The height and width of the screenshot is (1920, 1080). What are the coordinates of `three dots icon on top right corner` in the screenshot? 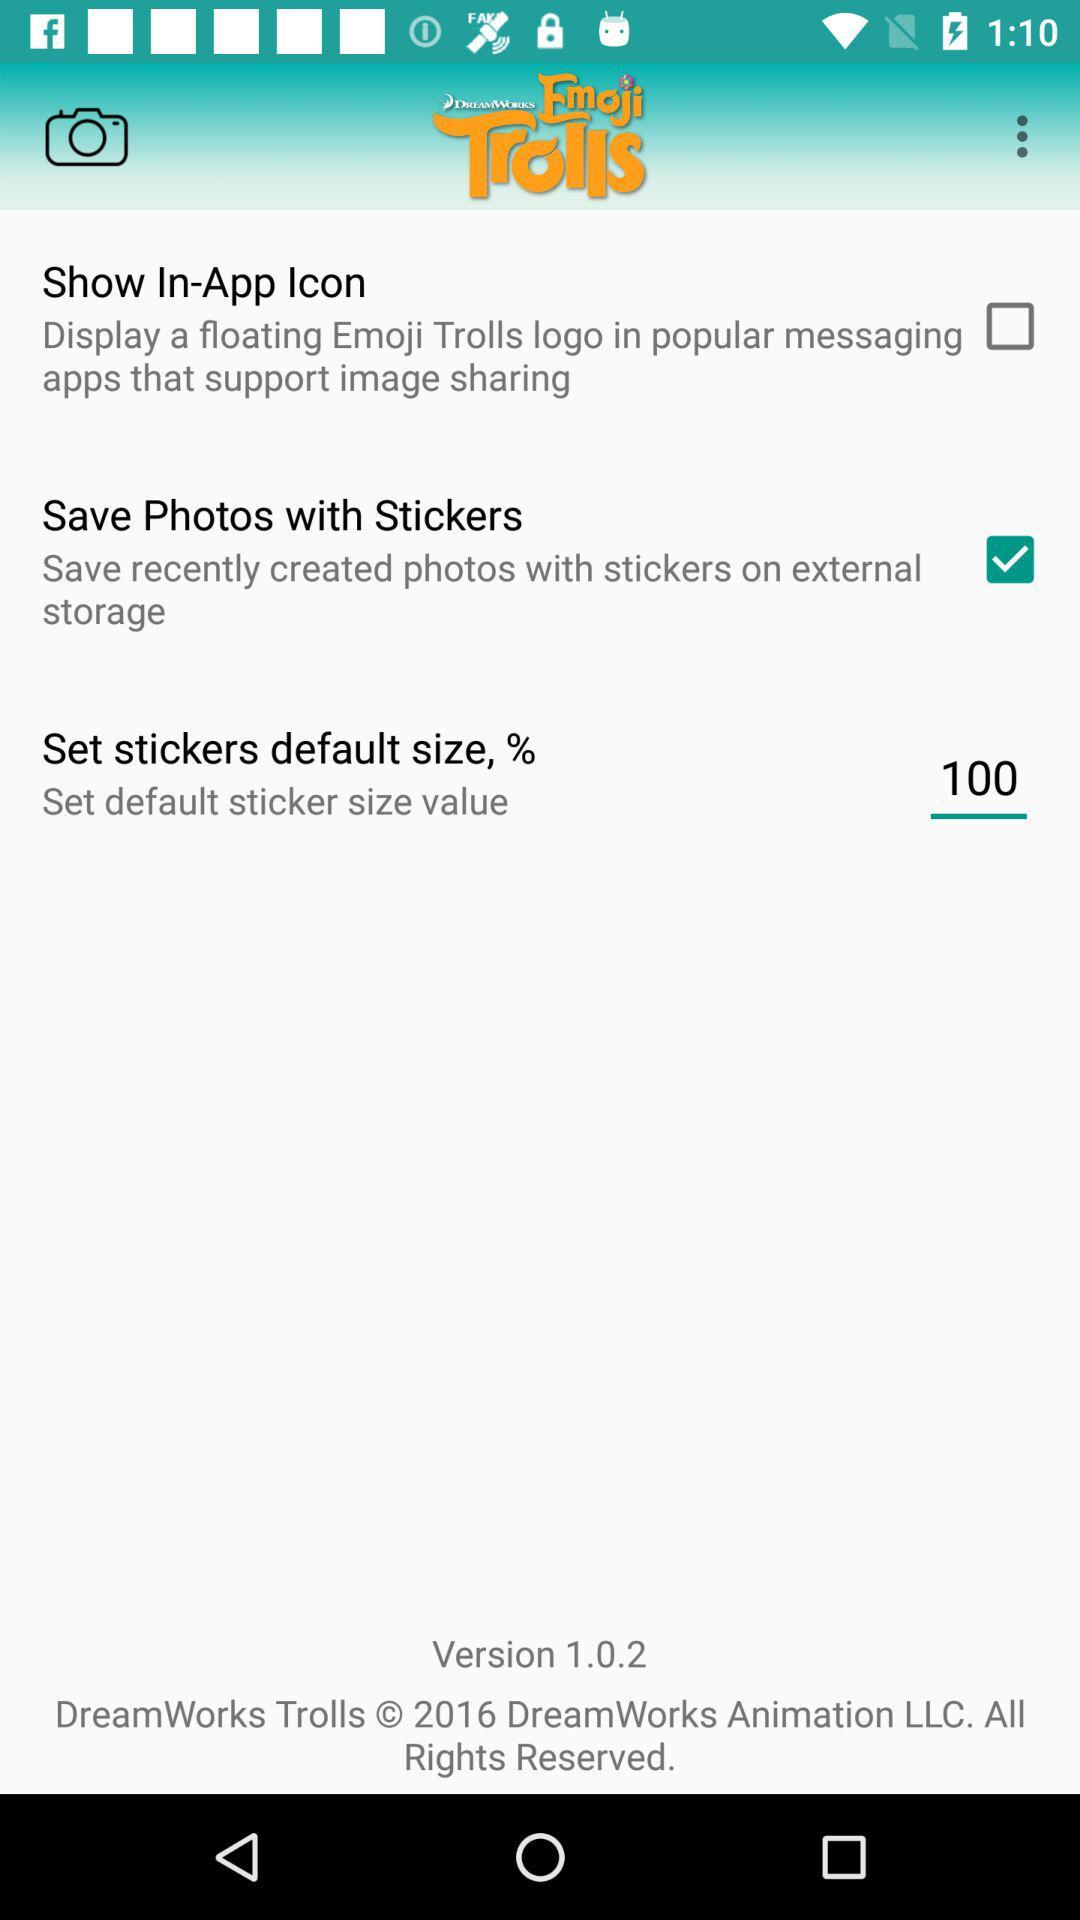 It's located at (1027, 136).